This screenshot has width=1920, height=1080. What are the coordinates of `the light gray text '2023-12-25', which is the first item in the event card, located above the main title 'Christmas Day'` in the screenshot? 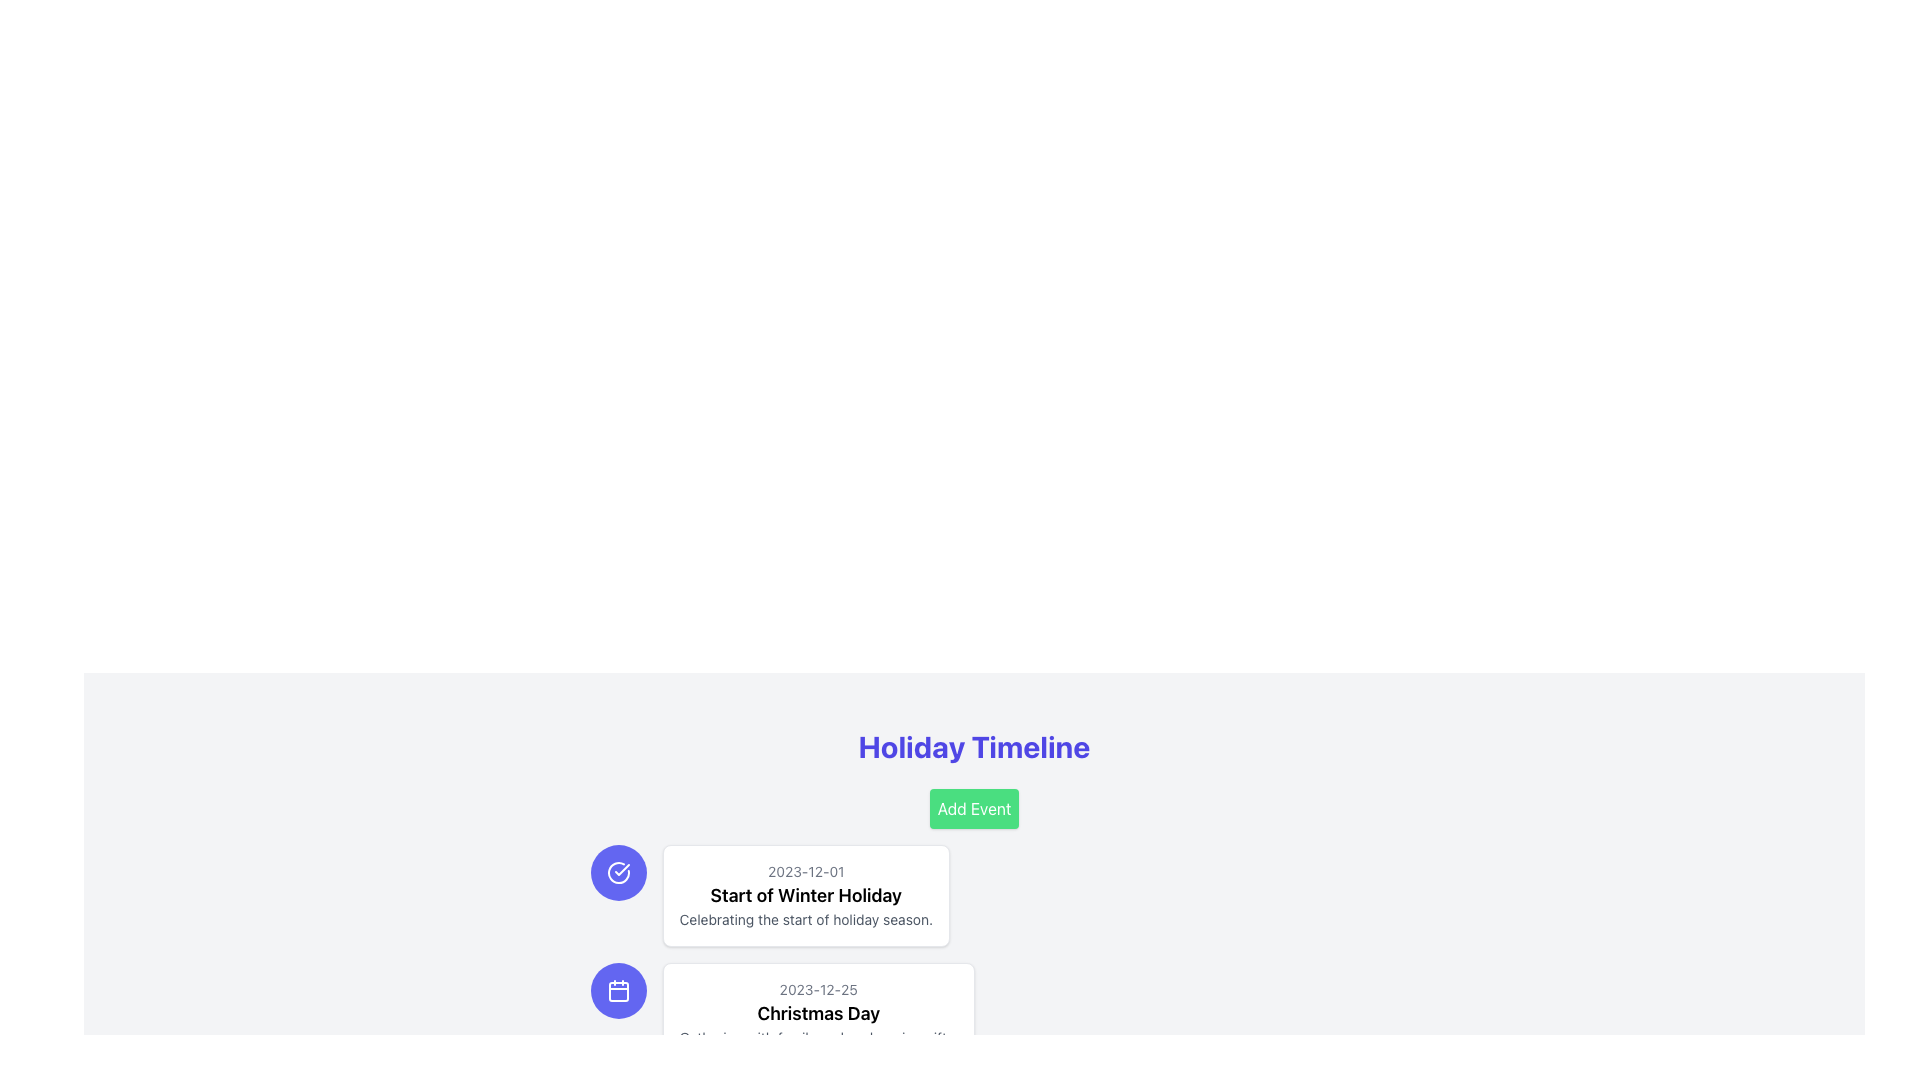 It's located at (818, 990).